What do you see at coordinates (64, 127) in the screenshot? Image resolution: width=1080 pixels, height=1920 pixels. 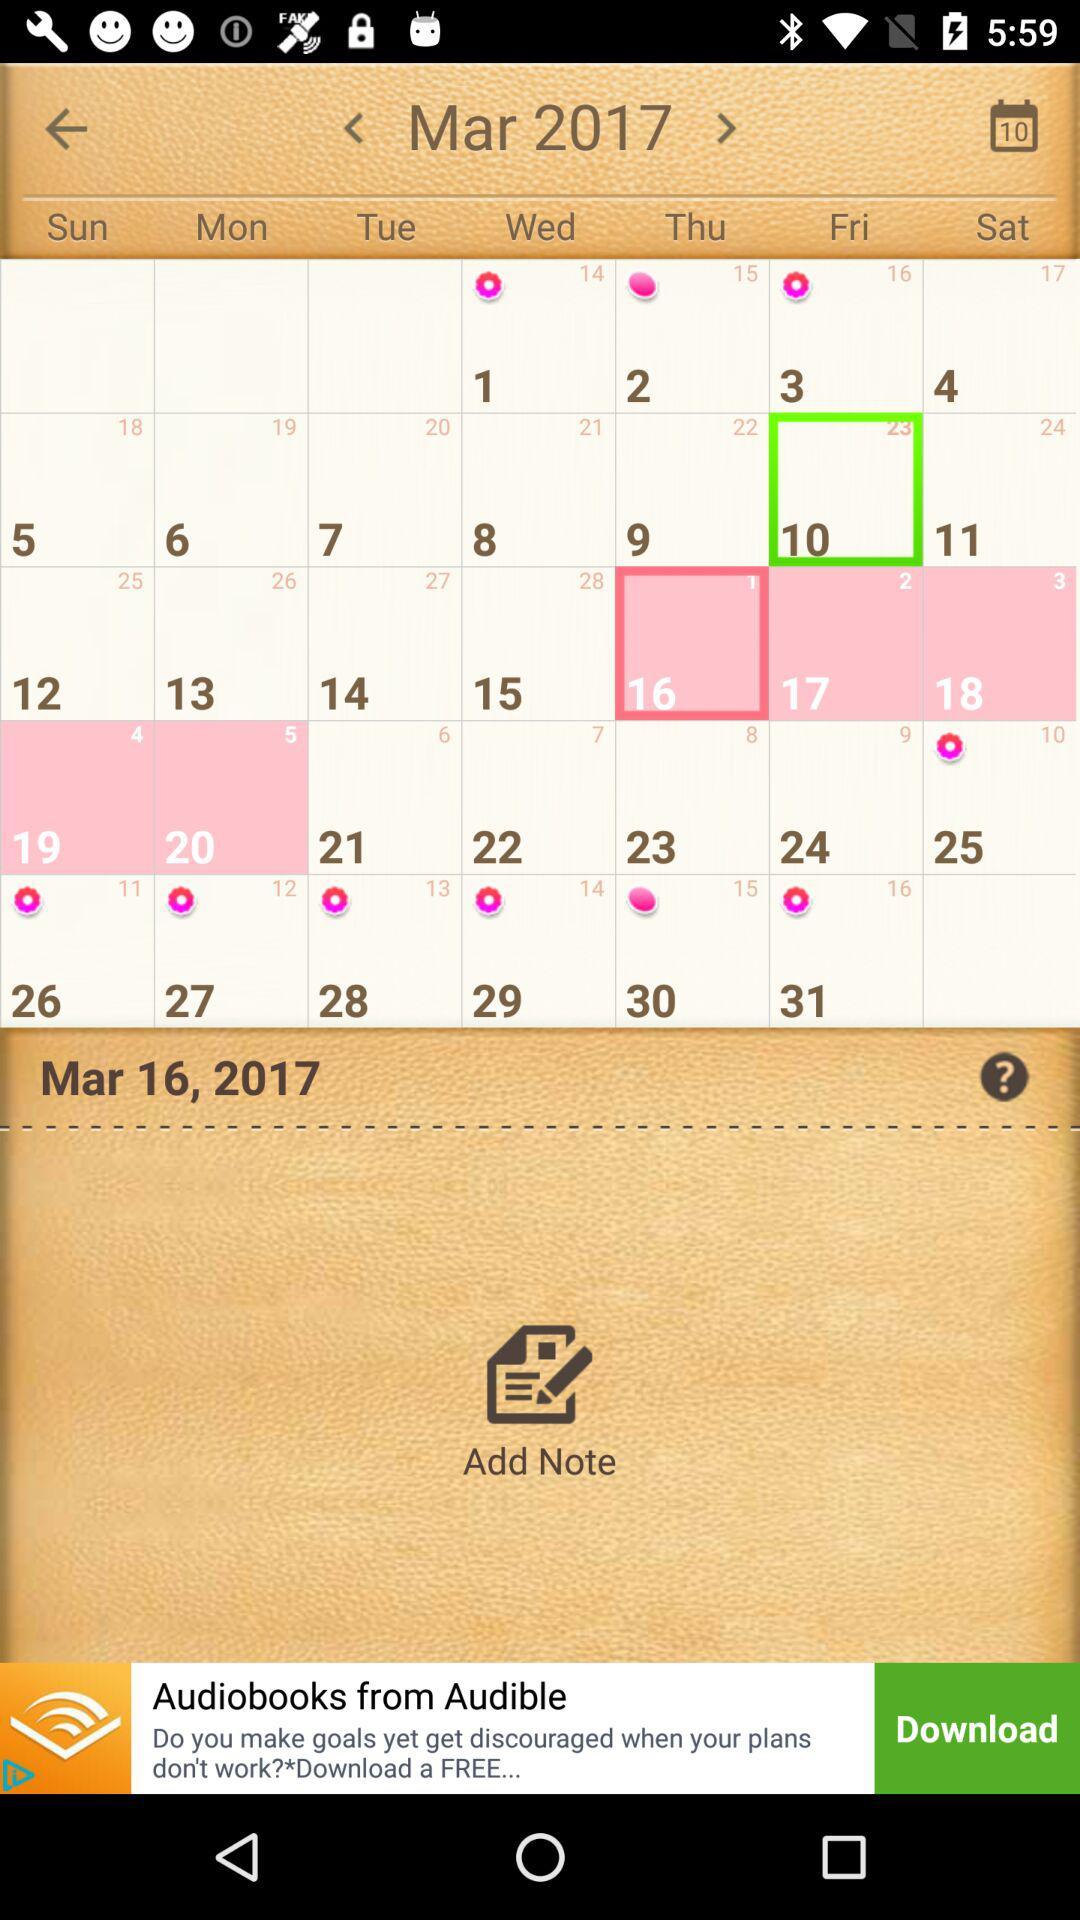 I see `the arrow_backward icon` at bounding box center [64, 127].